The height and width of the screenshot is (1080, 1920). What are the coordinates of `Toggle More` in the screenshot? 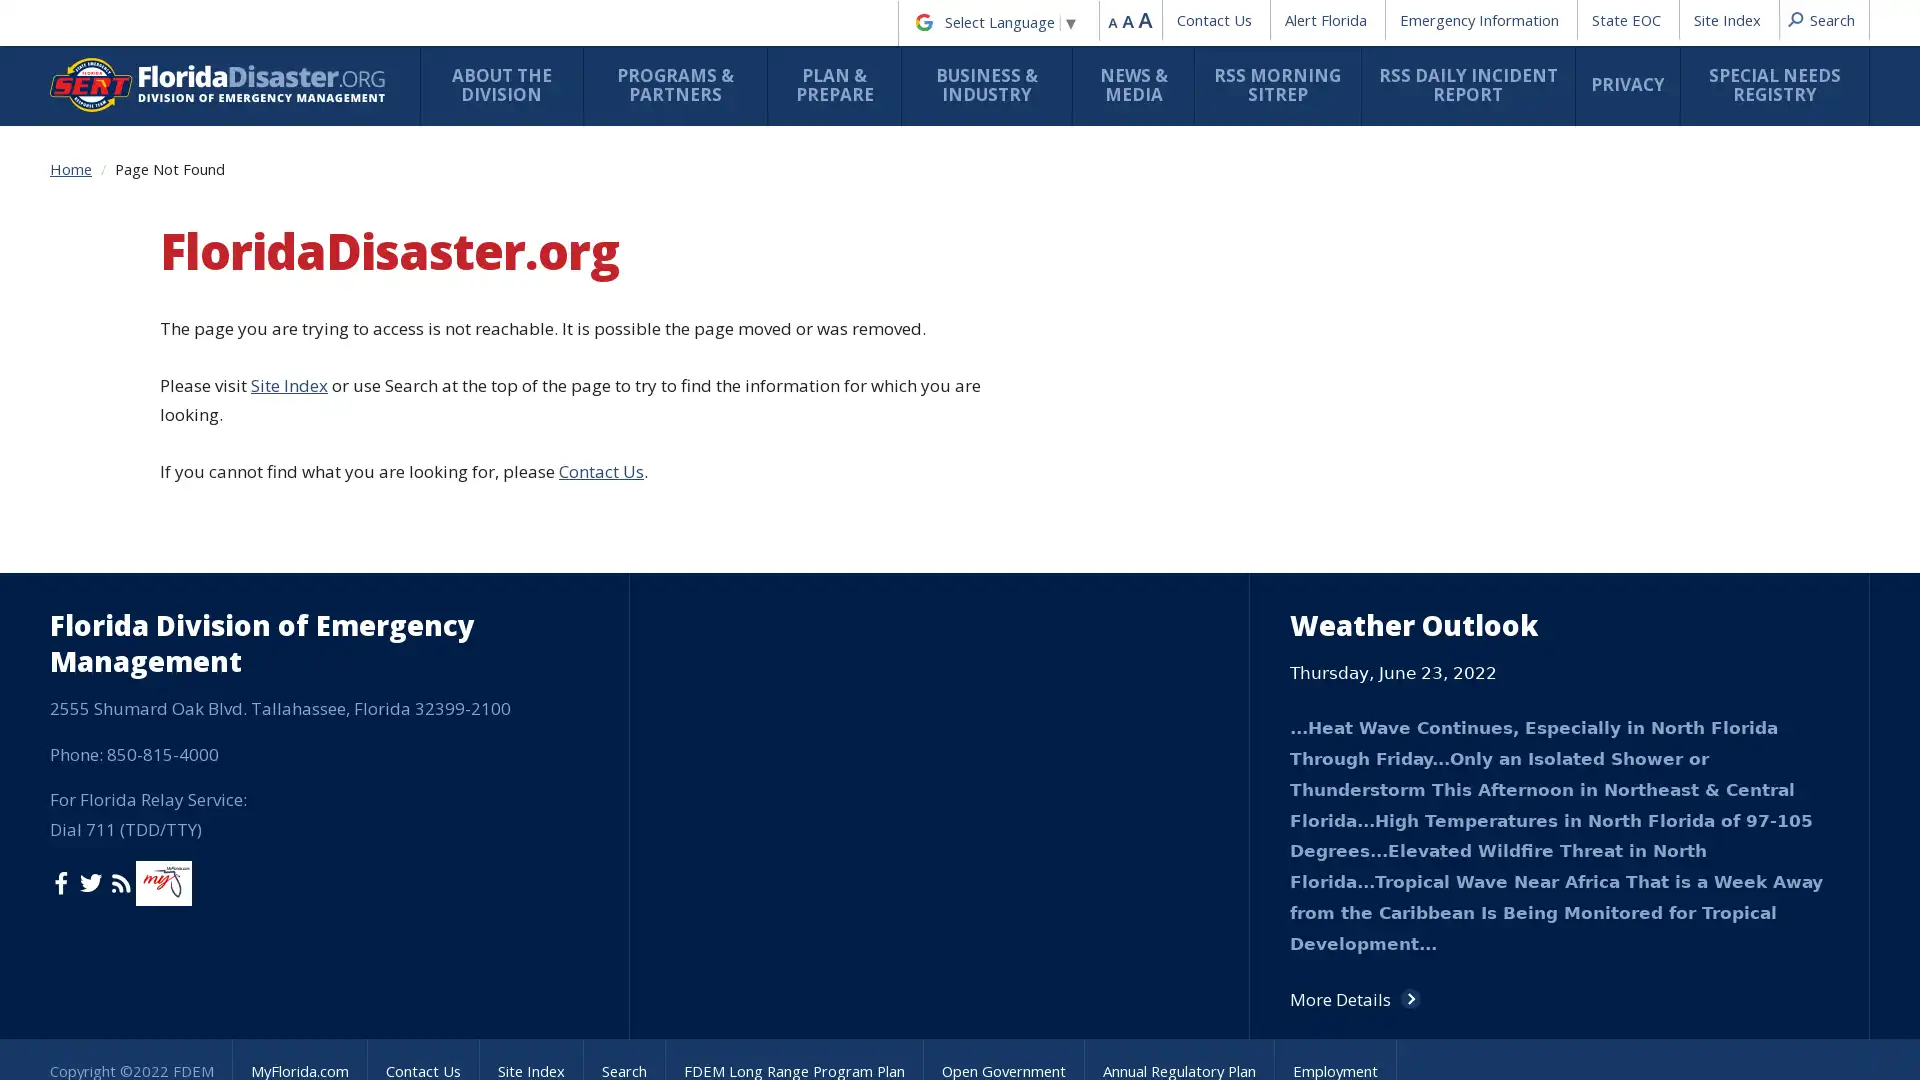 It's located at (801, 514).